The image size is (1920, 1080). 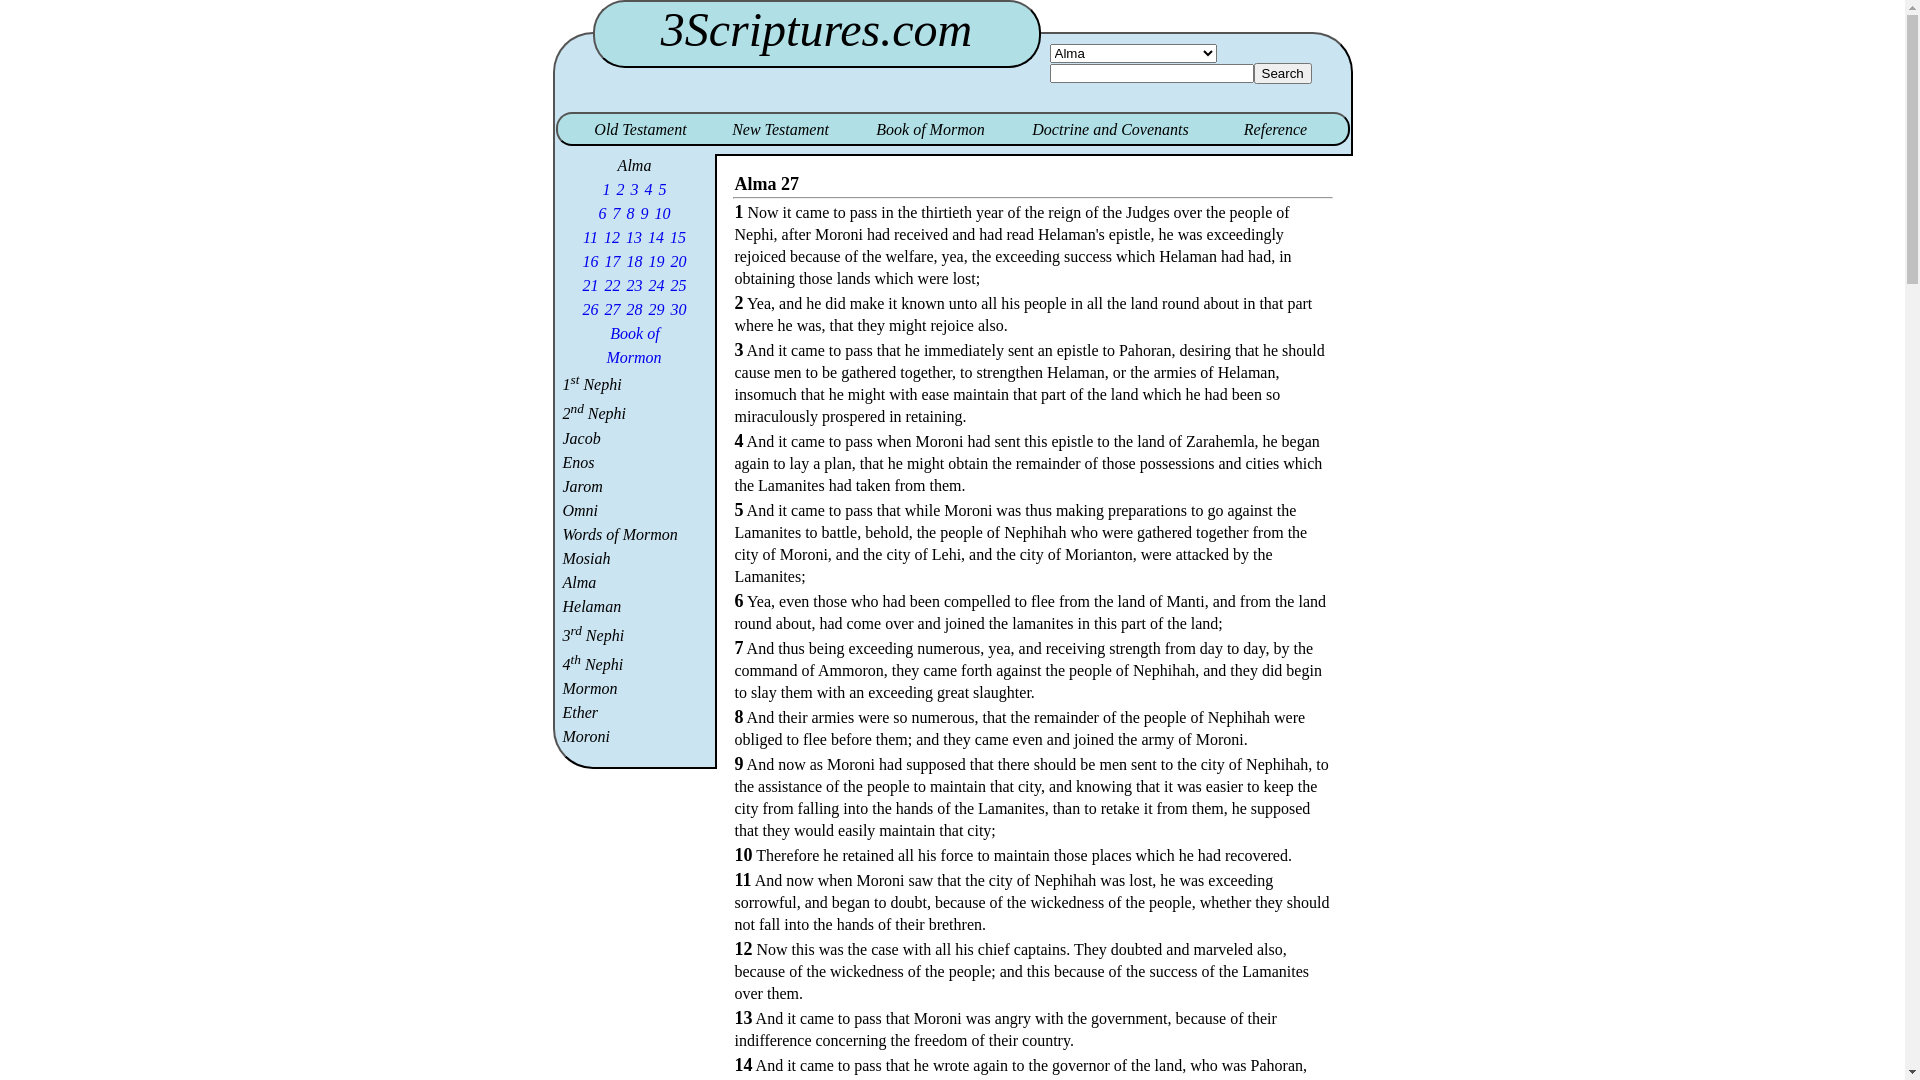 What do you see at coordinates (610, 213) in the screenshot?
I see `'7'` at bounding box center [610, 213].